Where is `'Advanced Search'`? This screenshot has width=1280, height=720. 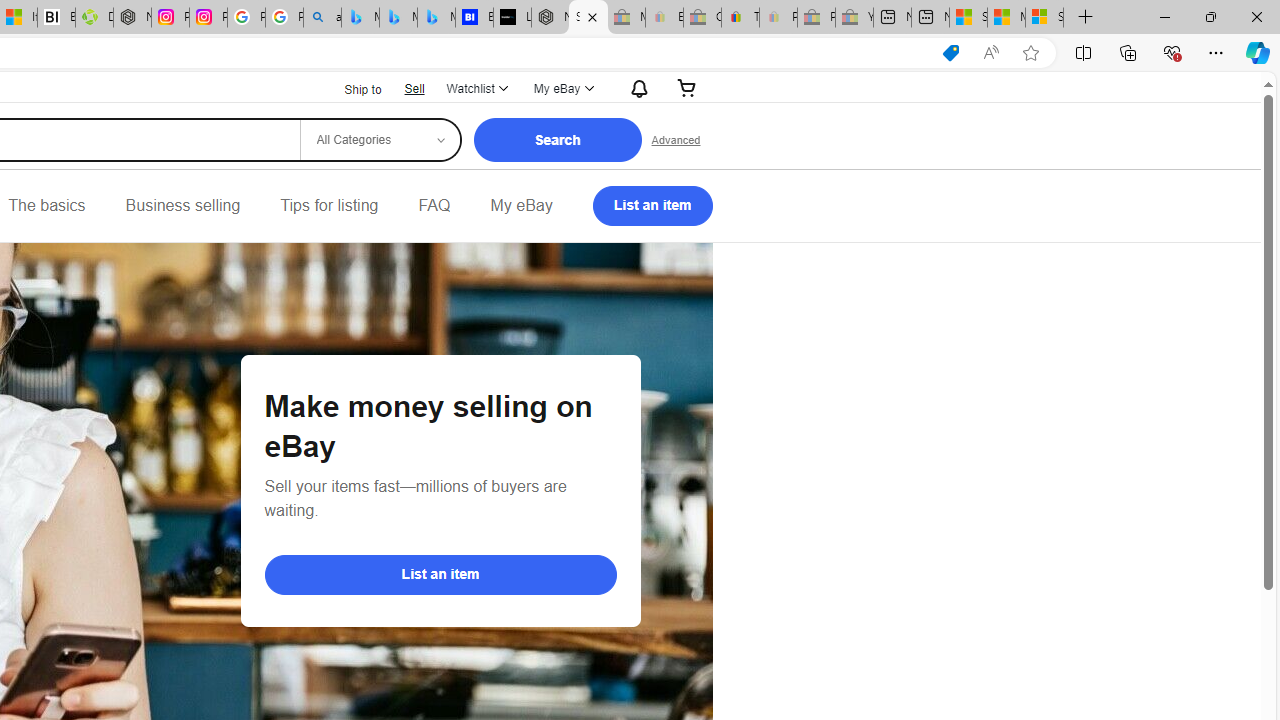
'Advanced Search' is located at coordinates (675, 139).